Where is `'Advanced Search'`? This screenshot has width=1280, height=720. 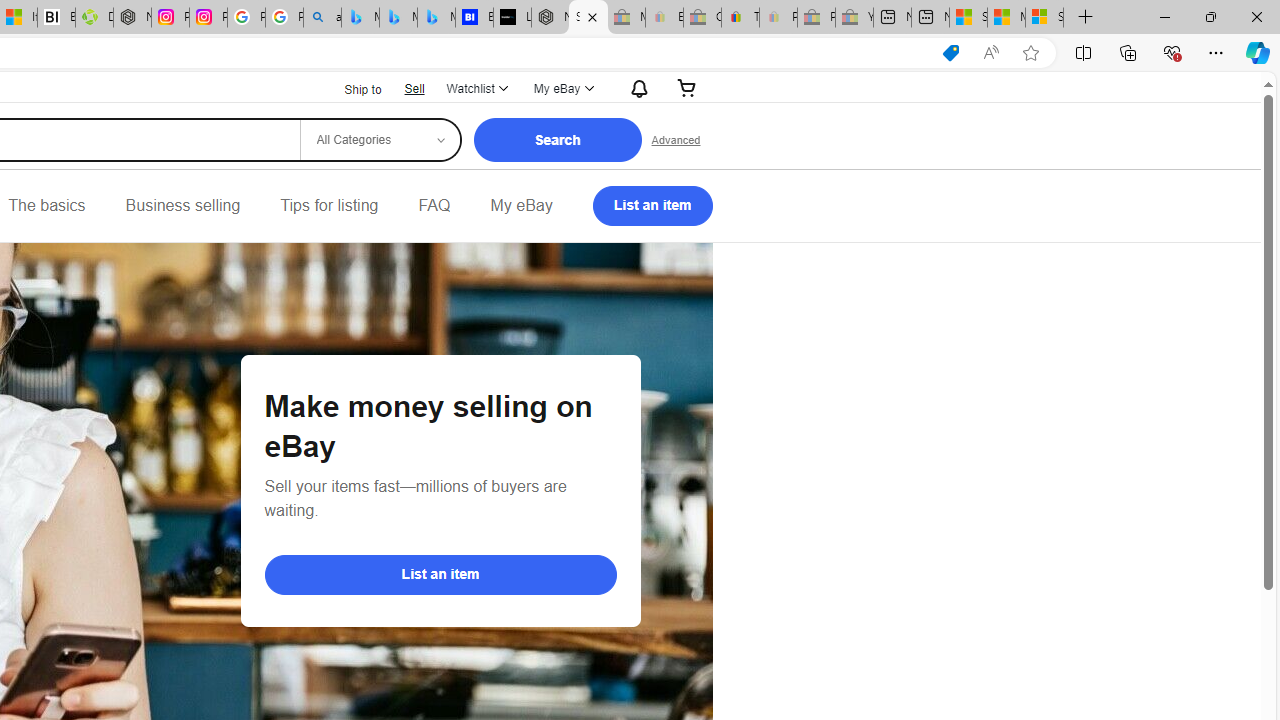
'Advanced Search' is located at coordinates (675, 139).